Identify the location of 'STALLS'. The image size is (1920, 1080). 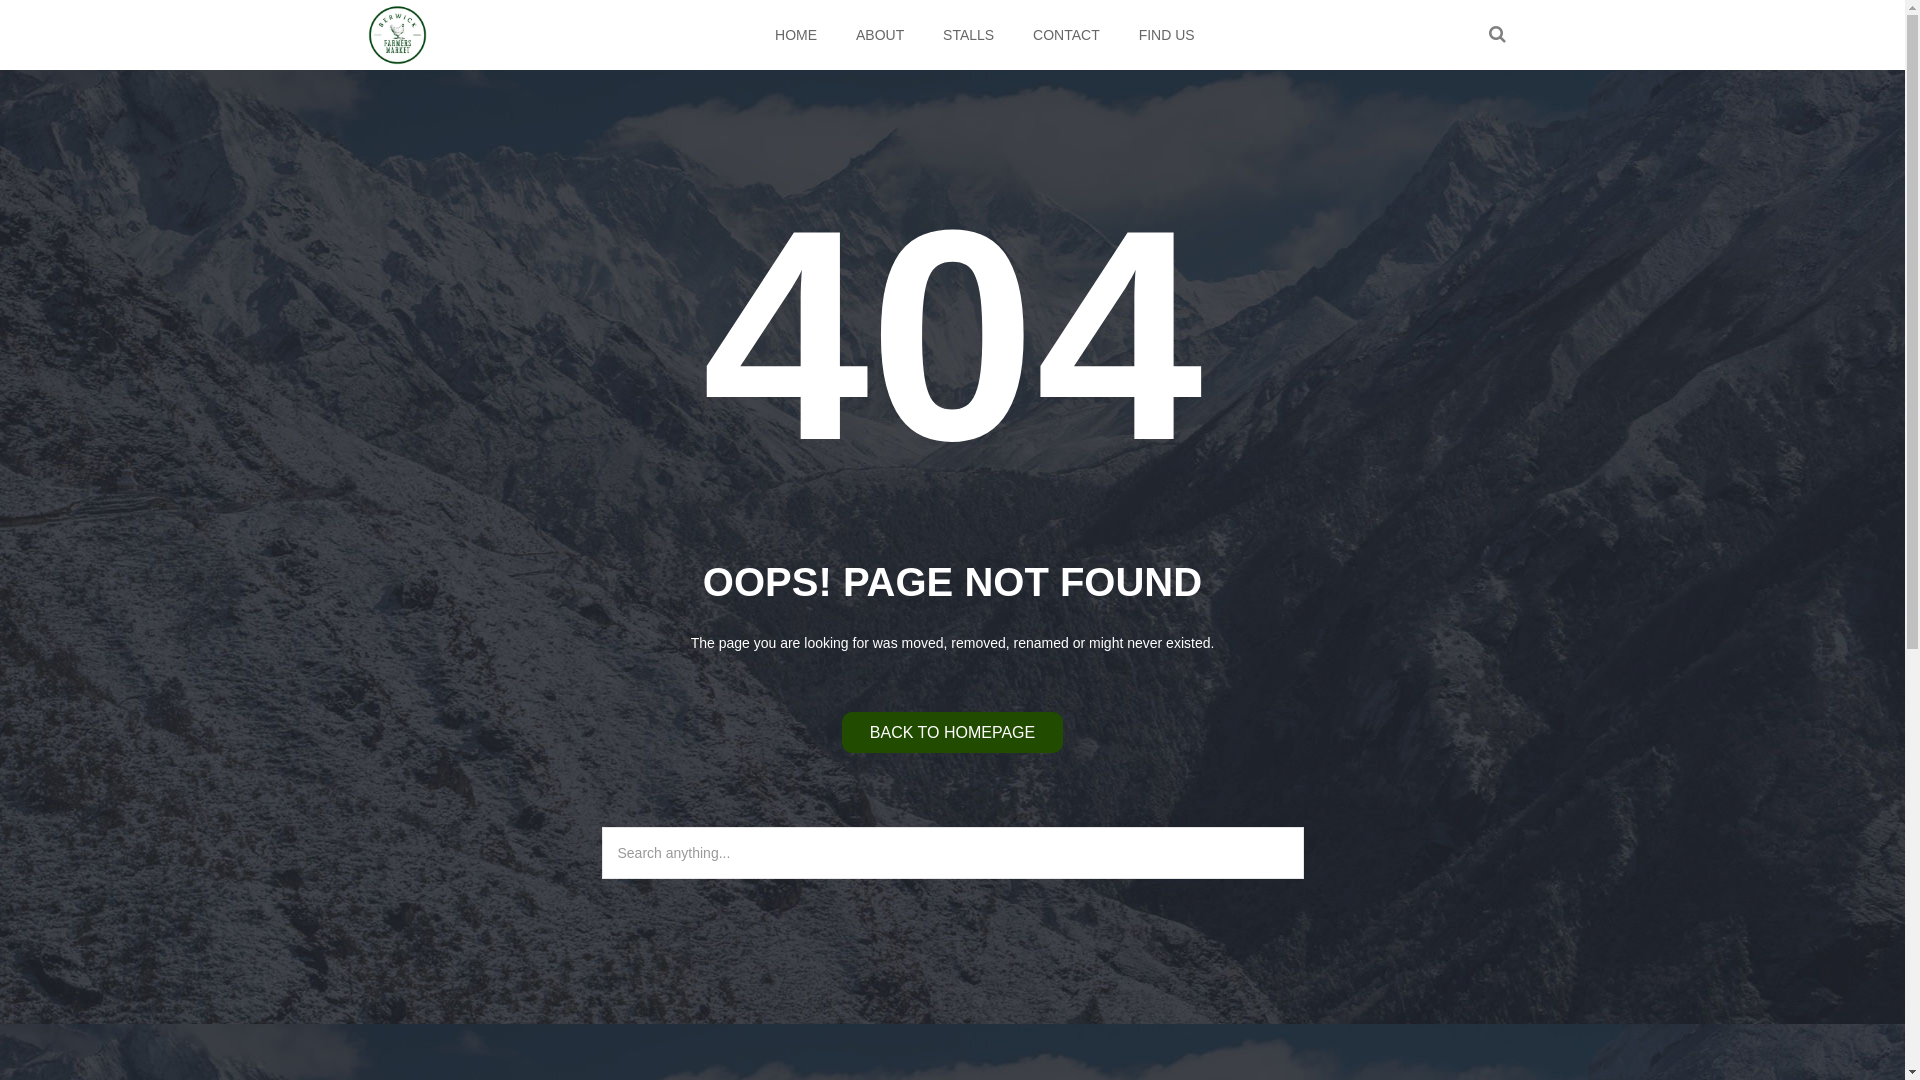
(969, 34).